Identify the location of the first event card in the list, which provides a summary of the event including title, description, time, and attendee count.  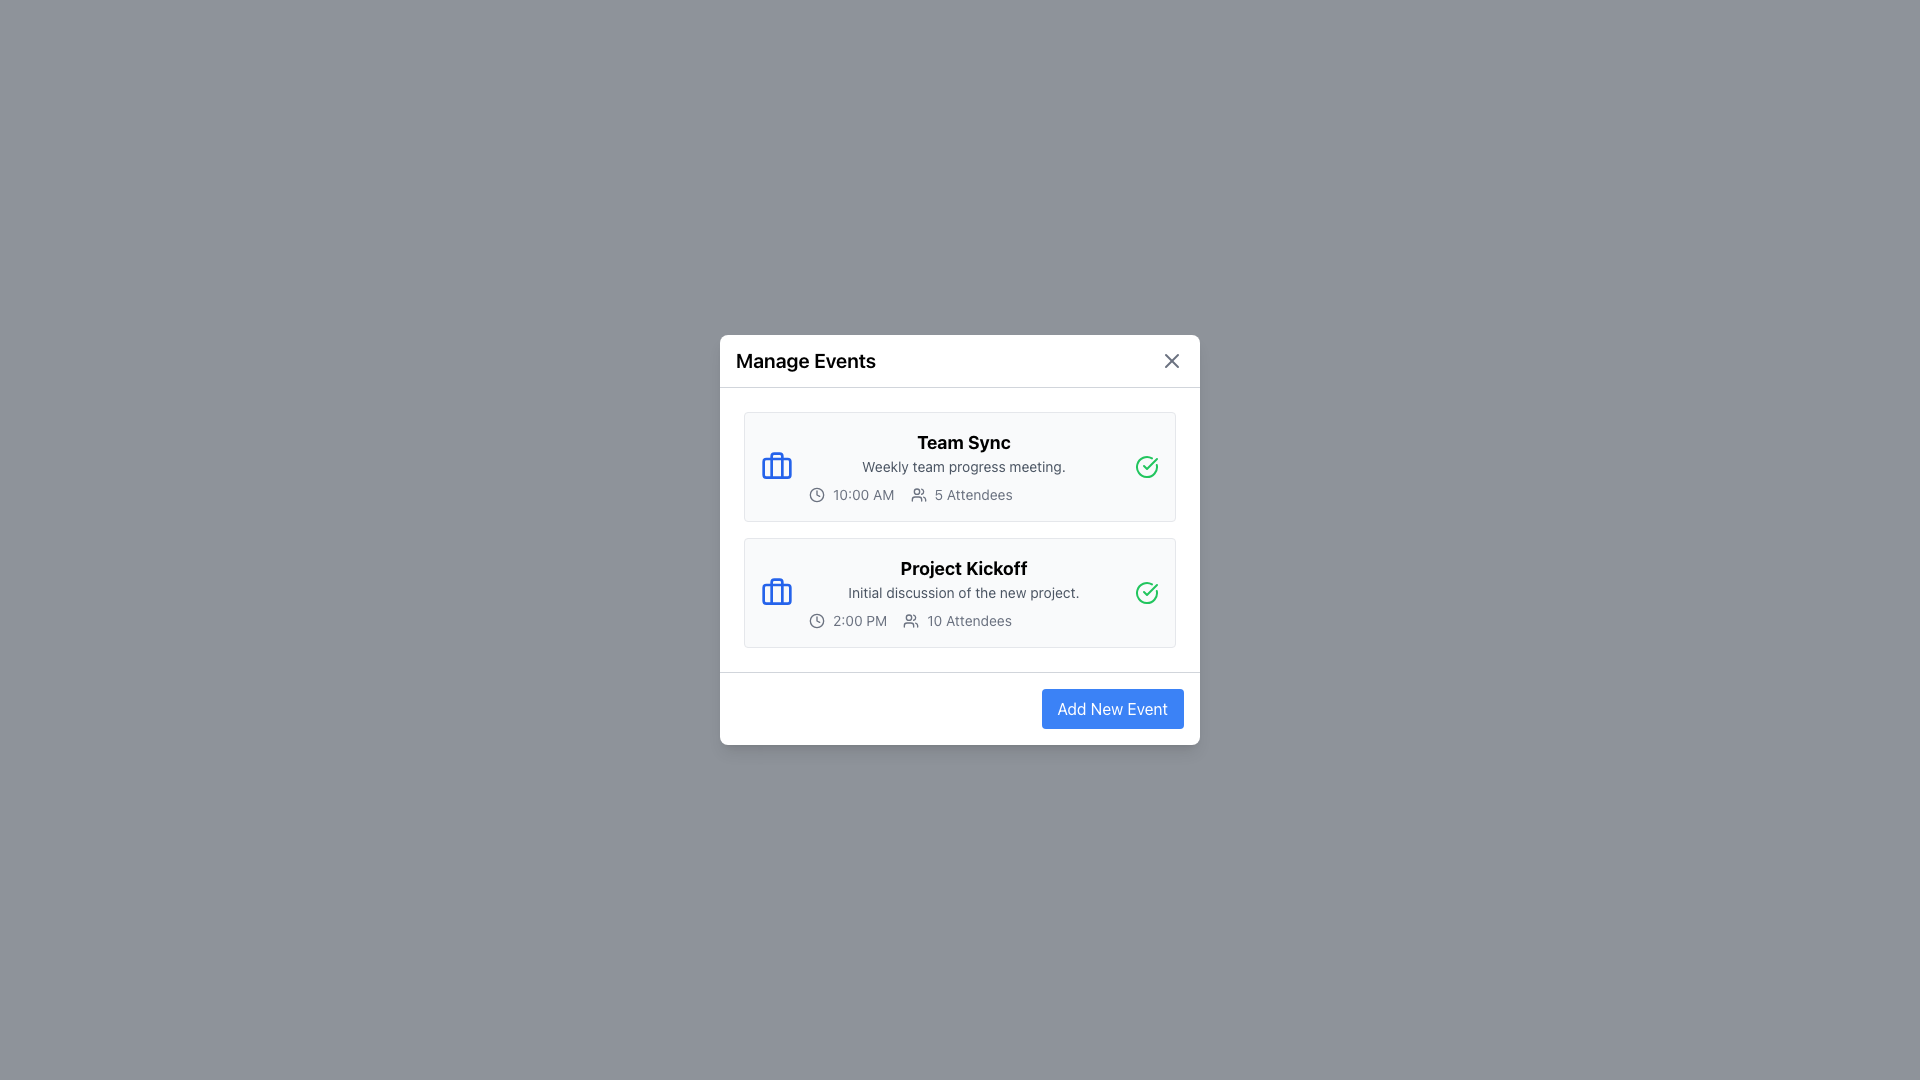
(960, 466).